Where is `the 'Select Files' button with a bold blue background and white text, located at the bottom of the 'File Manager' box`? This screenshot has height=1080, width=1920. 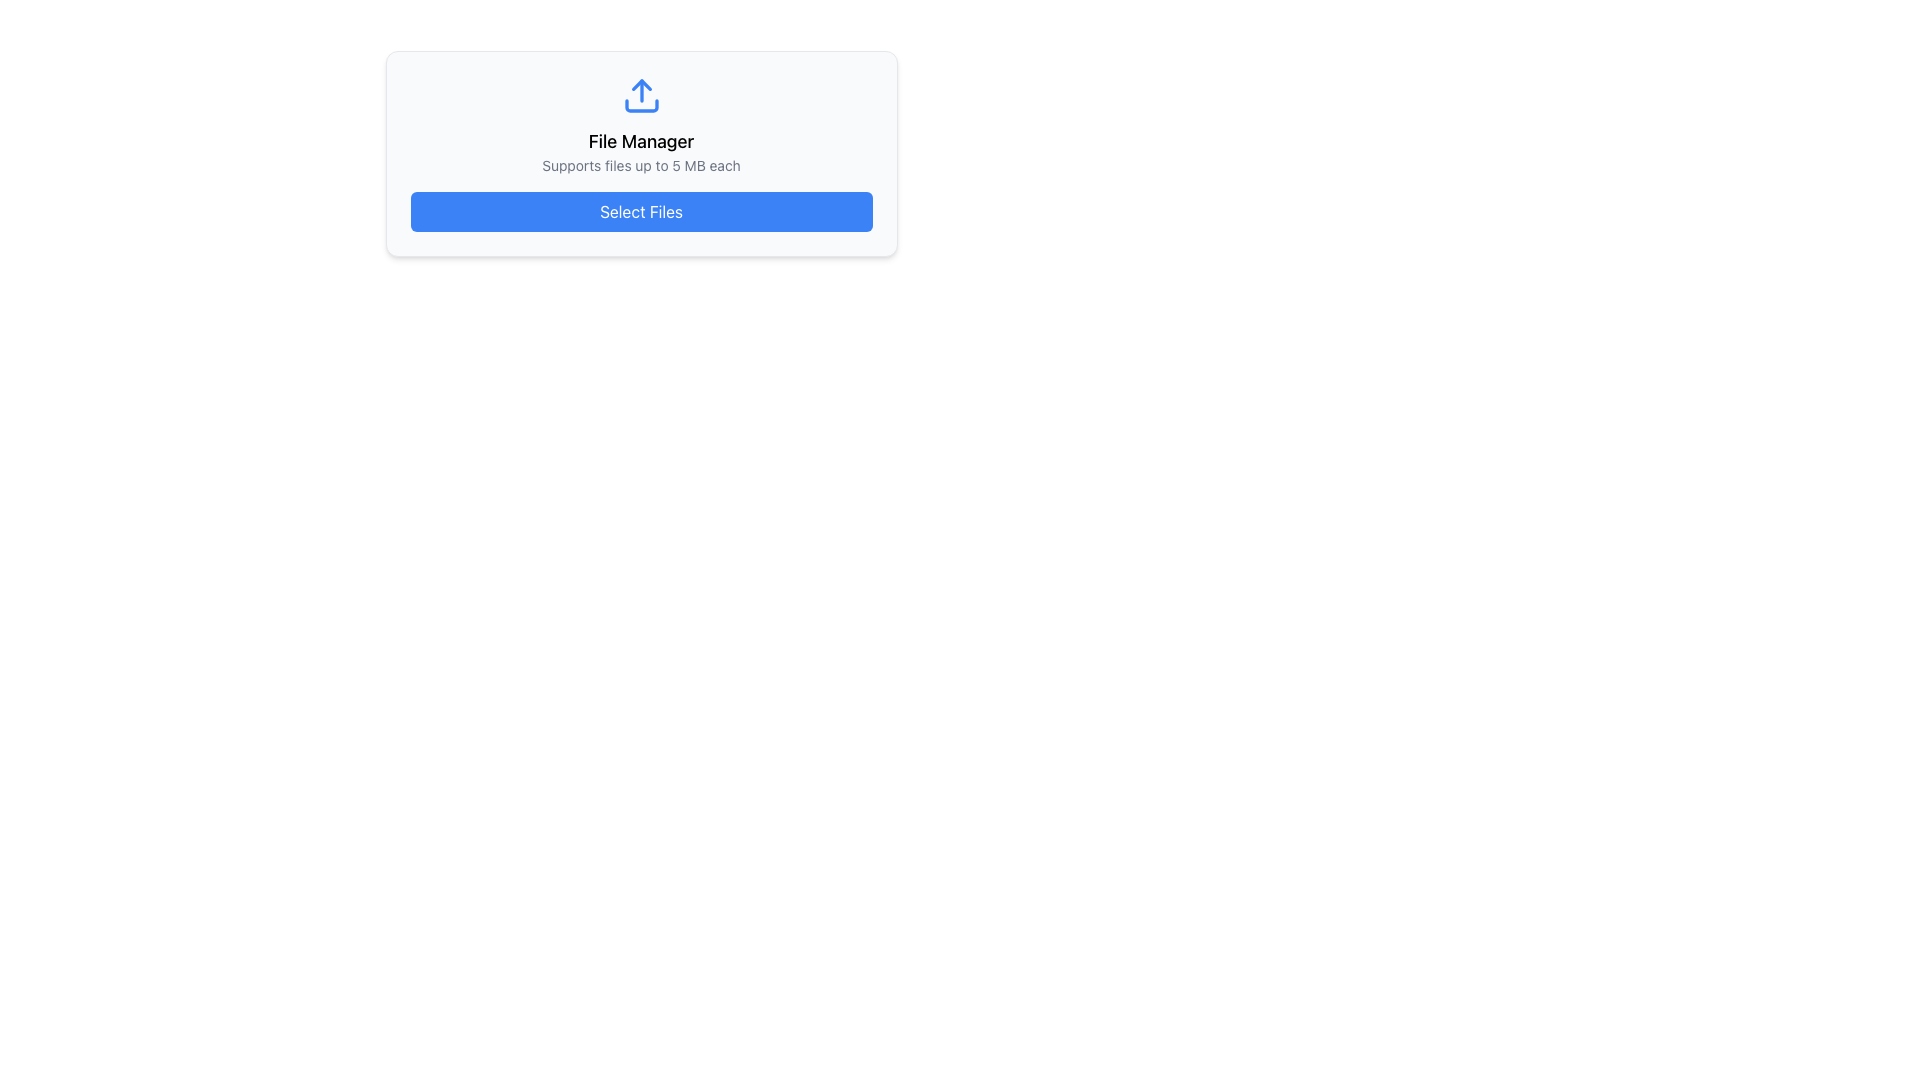
the 'Select Files' button with a bold blue background and white text, located at the bottom of the 'File Manager' box is located at coordinates (641, 212).